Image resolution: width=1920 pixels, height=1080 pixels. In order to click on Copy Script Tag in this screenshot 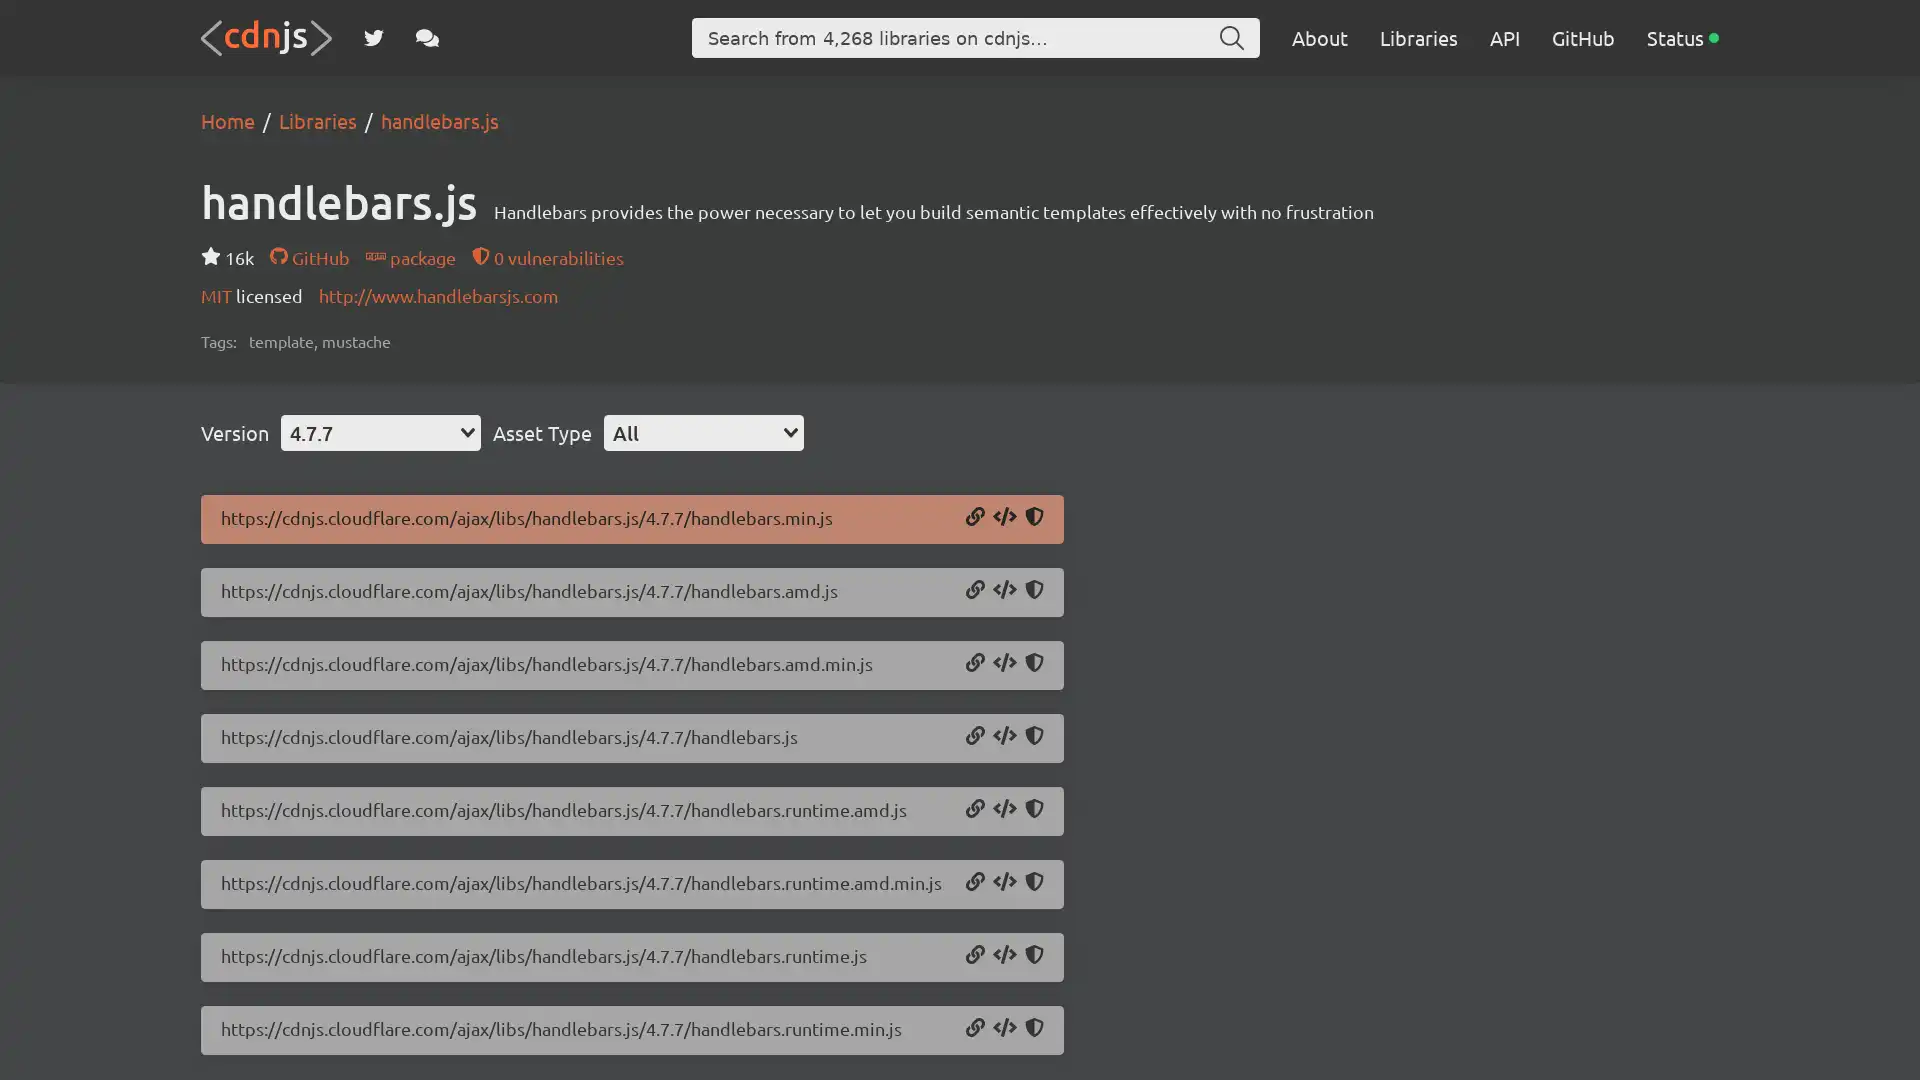, I will do `click(1004, 737)`.